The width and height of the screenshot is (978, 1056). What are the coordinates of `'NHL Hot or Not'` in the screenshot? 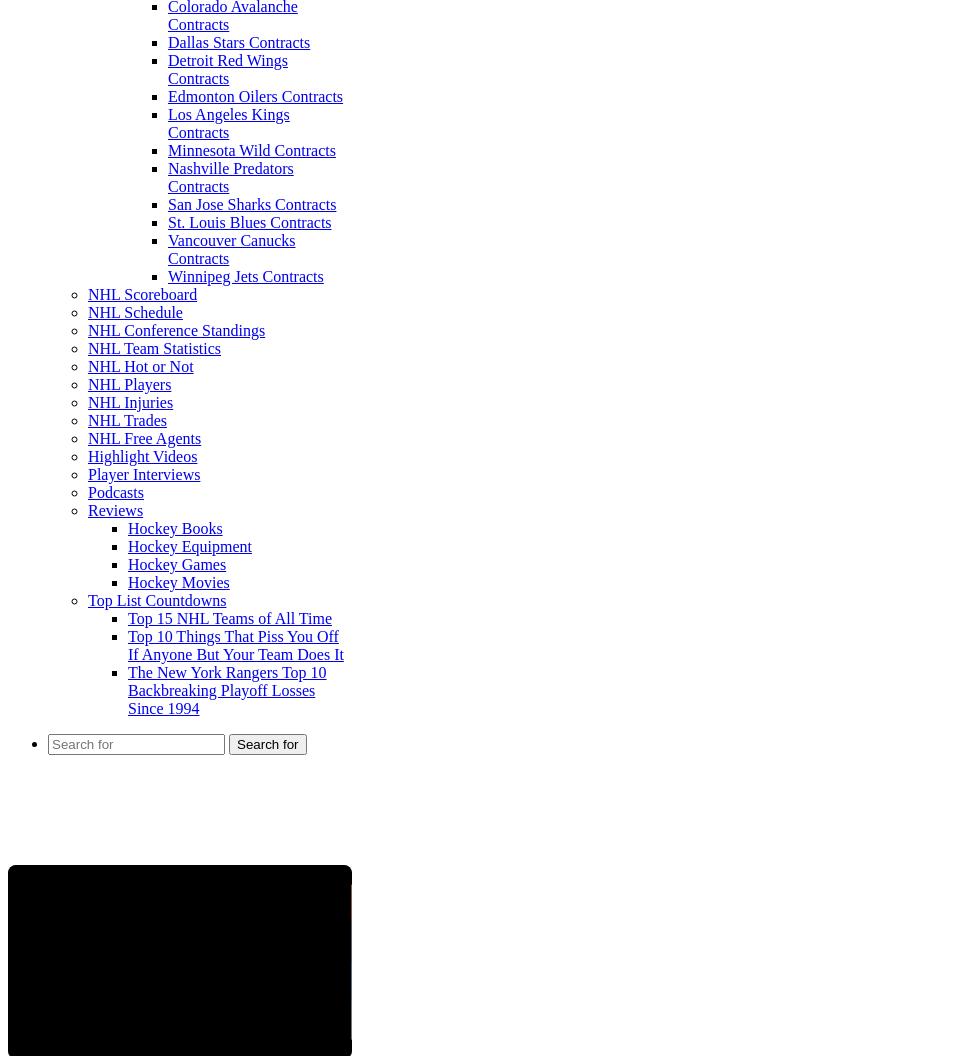 It's located at (88, 365).